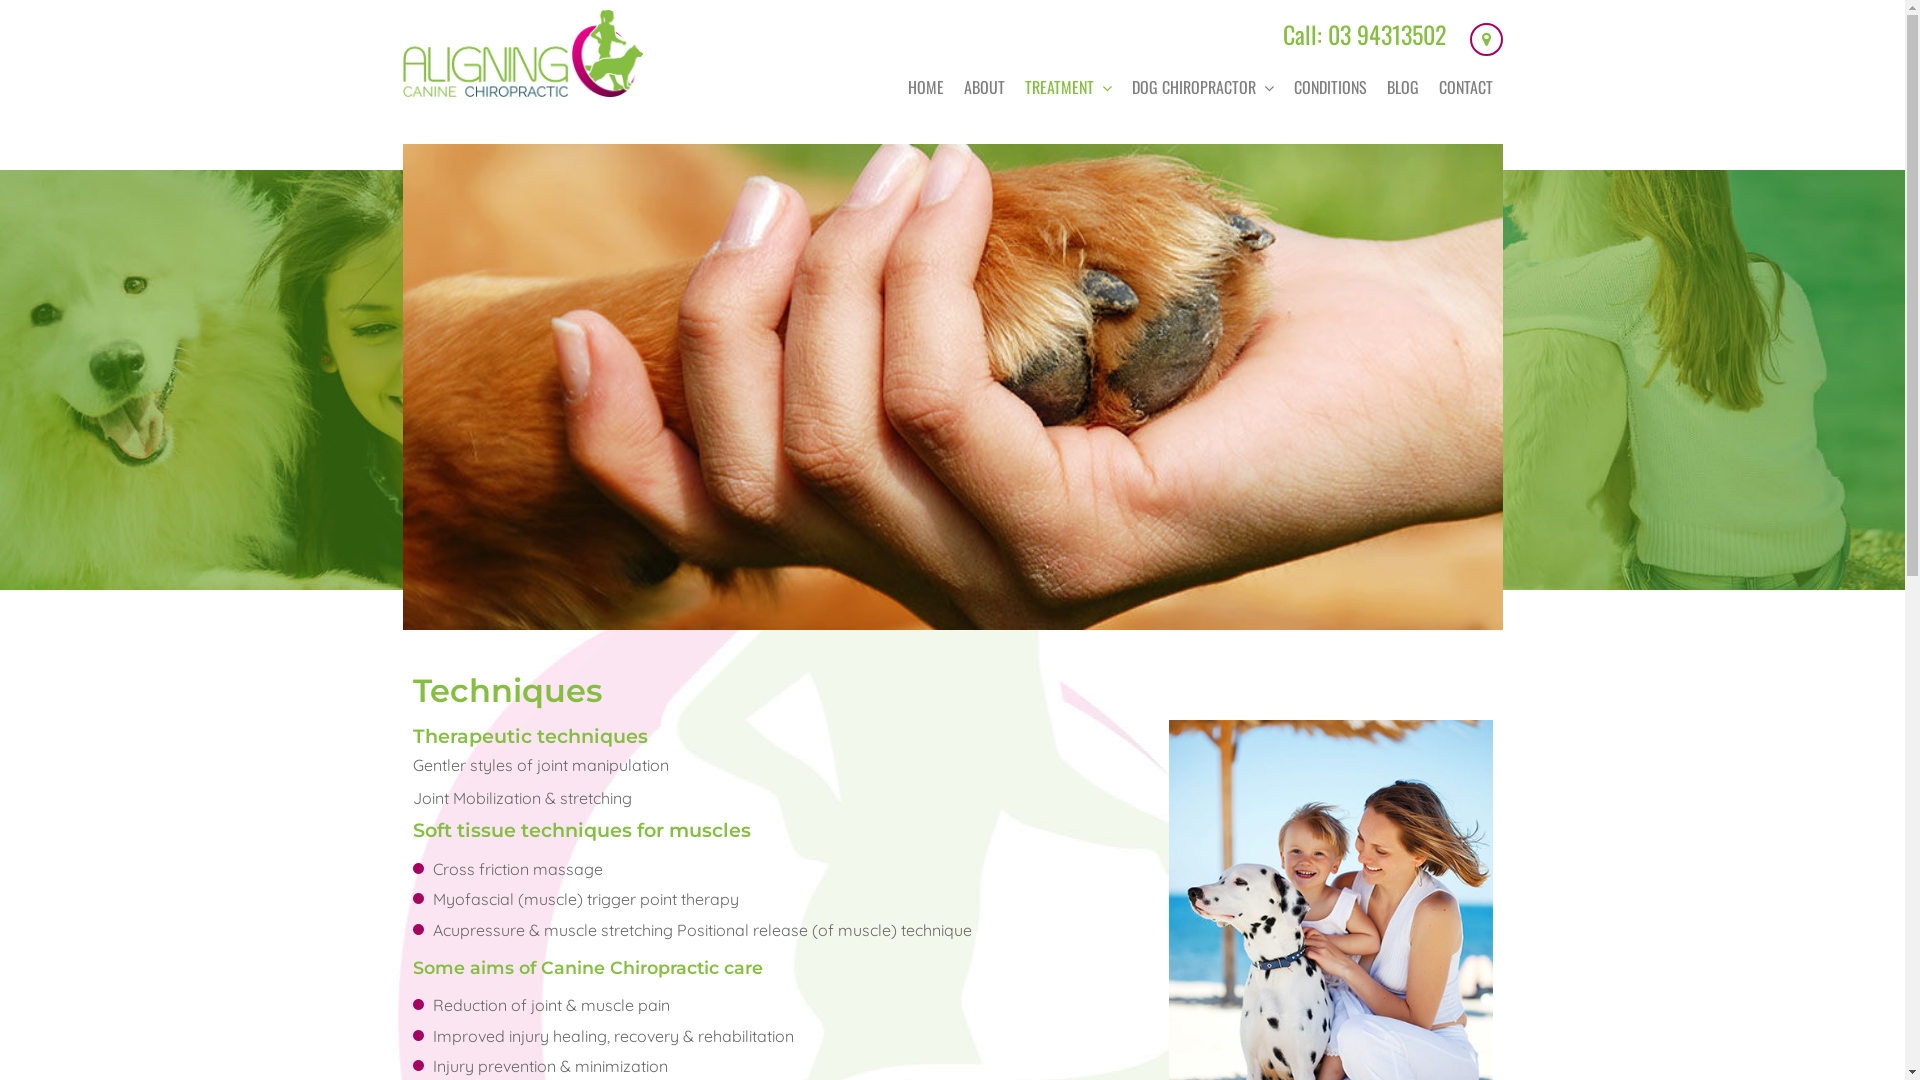  Describe the element at coordinates (1464, 86) in the screenshot. I see `'CONTACT'` at that location.